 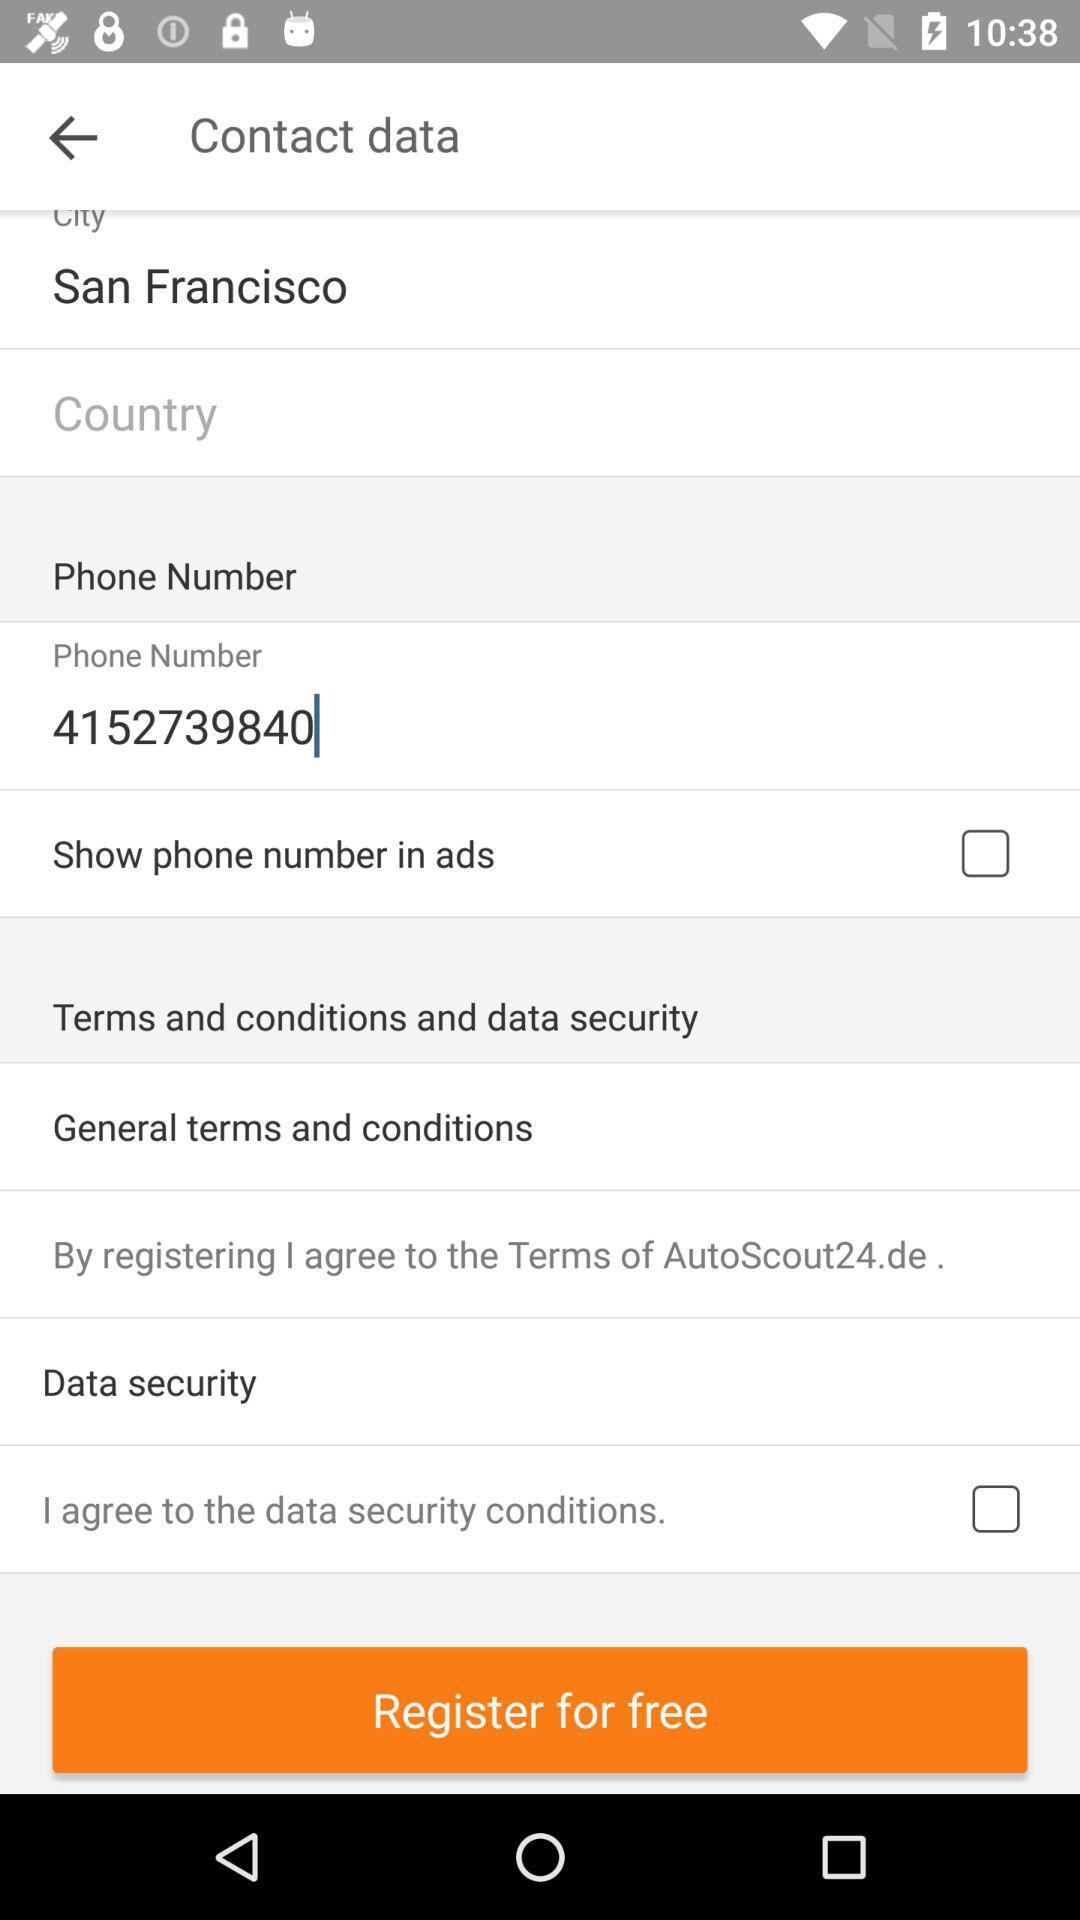 What do you see at coordinates (540, 411) in the screenshot?
I see `type in country` at bounding box center [540, 411].